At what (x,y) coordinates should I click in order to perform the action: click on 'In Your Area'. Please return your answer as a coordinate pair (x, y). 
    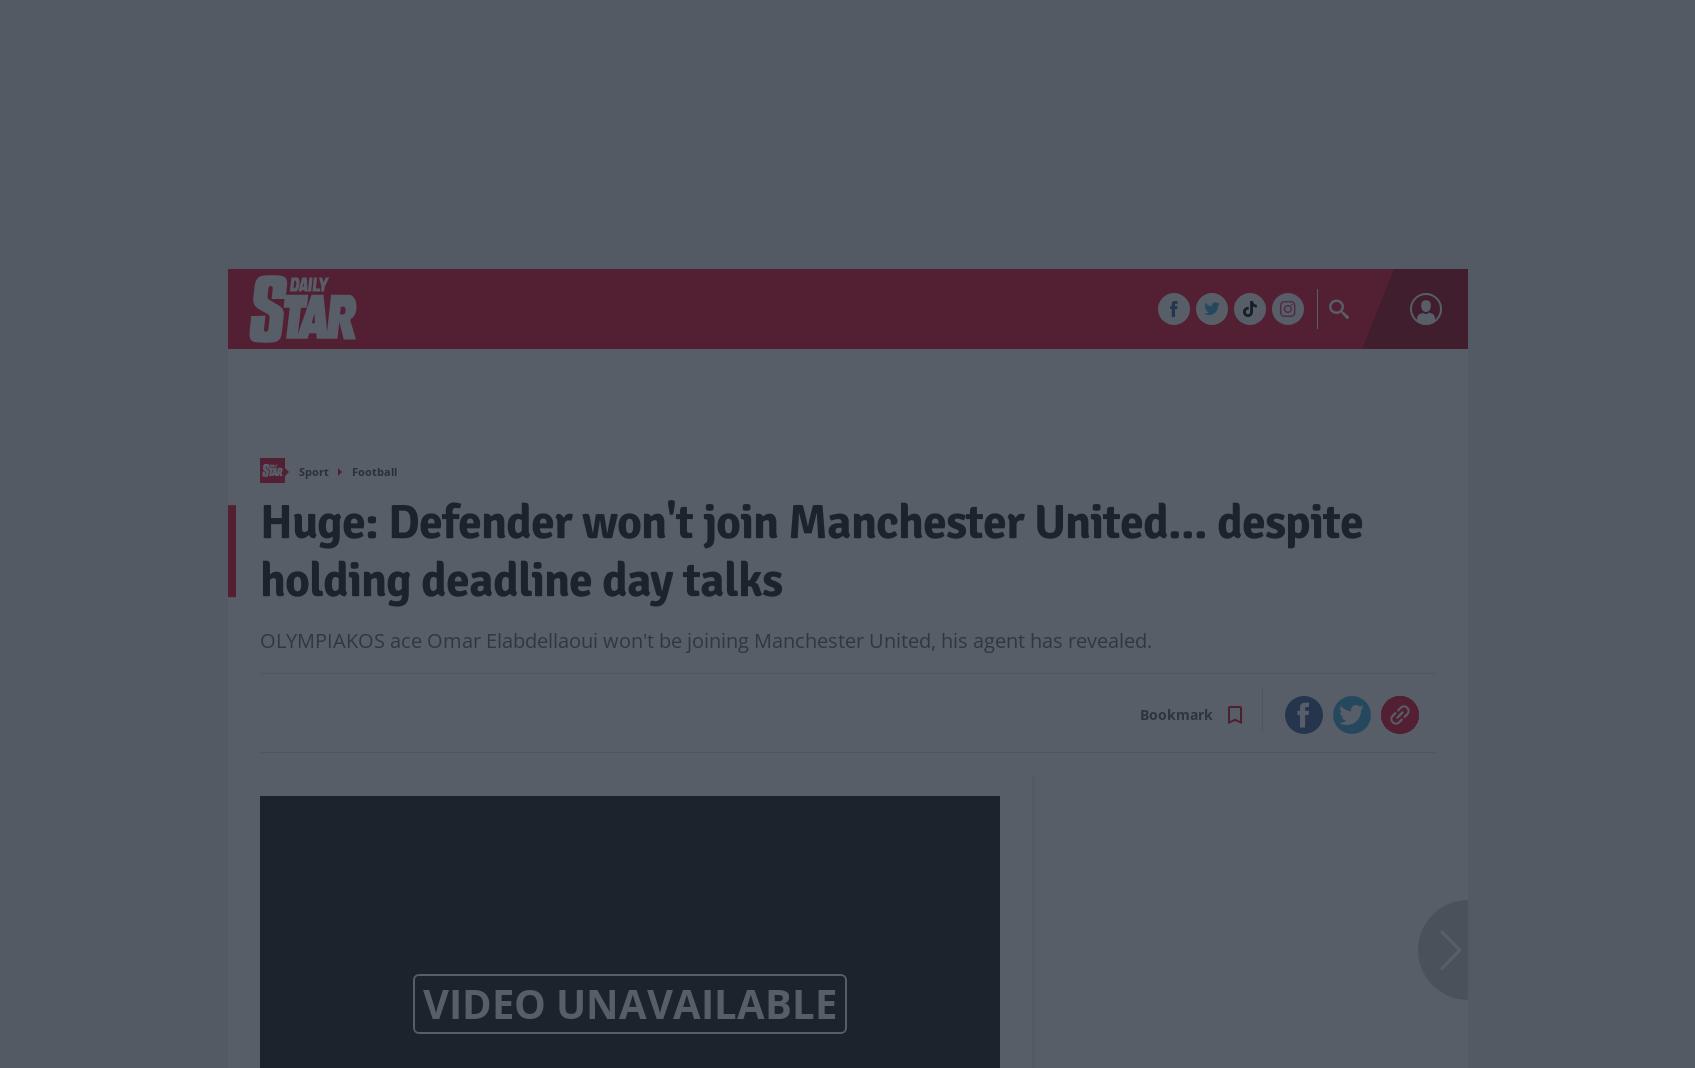
    Looking at the image, I should click on (938, 310).